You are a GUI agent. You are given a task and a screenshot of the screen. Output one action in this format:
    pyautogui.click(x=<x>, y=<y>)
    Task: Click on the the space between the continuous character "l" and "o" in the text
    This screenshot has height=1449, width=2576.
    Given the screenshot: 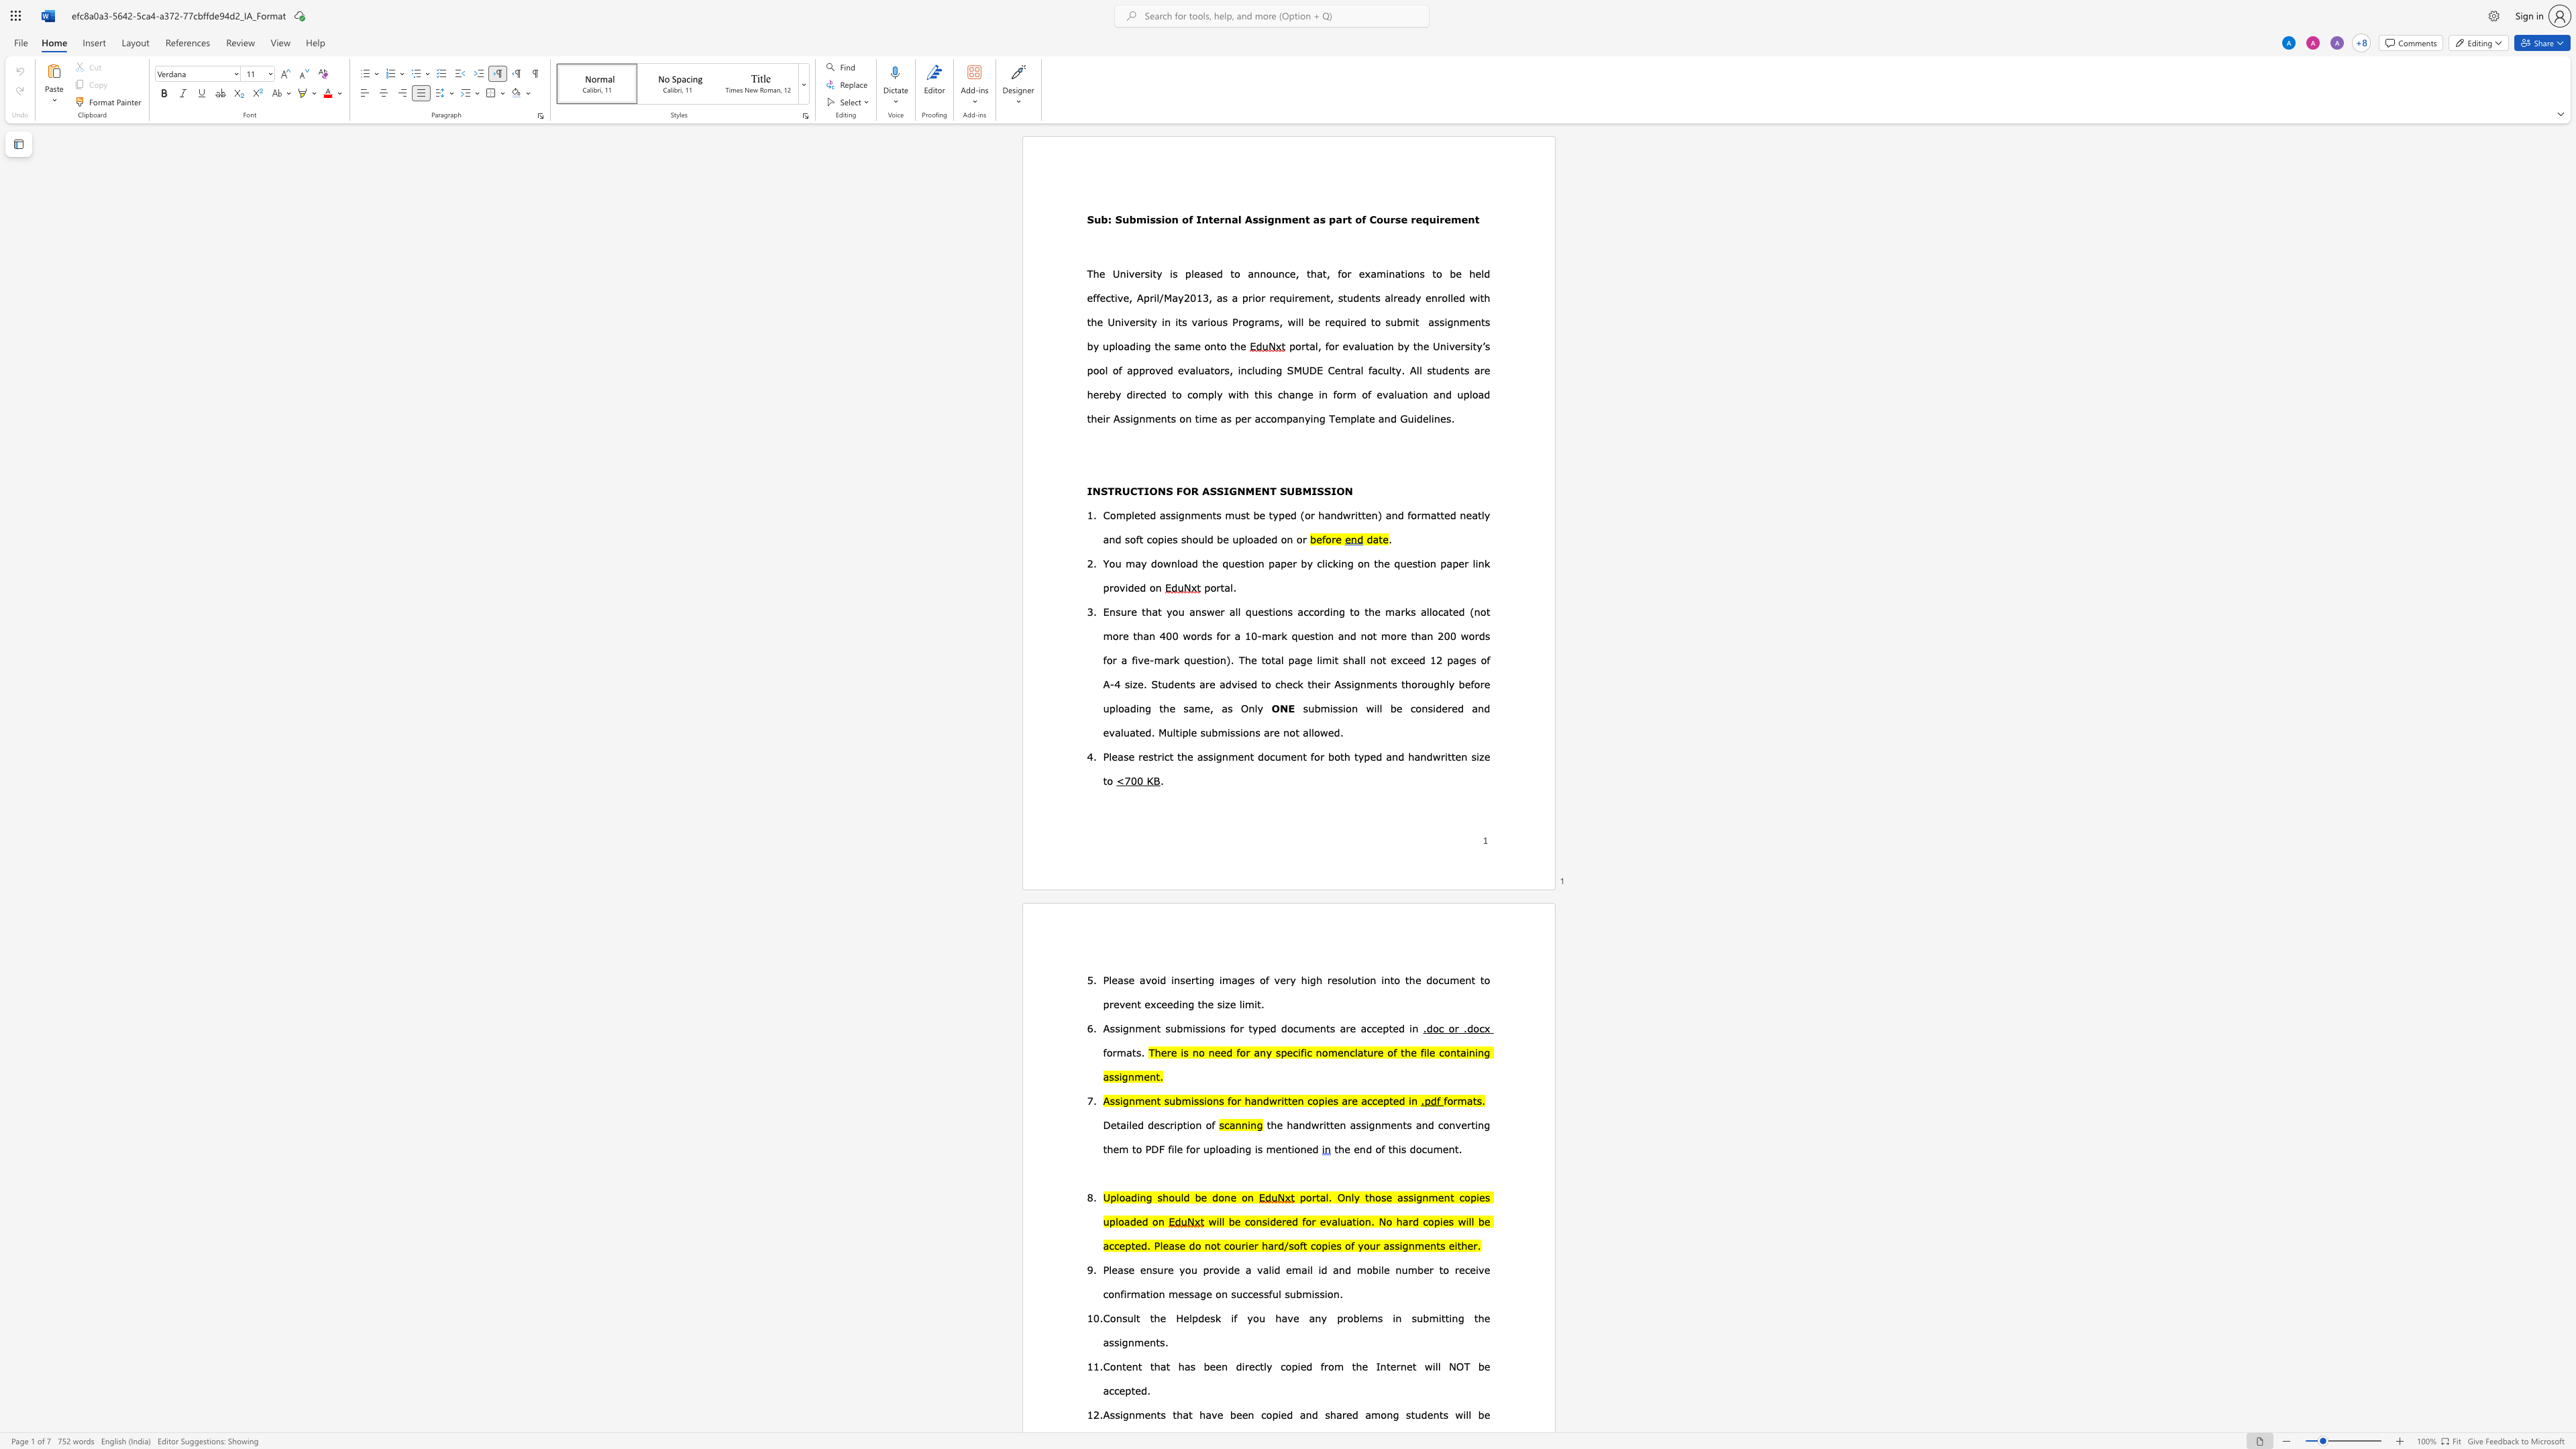 What is the action you would take?
    pyautogui.click(x=1118, y=346)
    